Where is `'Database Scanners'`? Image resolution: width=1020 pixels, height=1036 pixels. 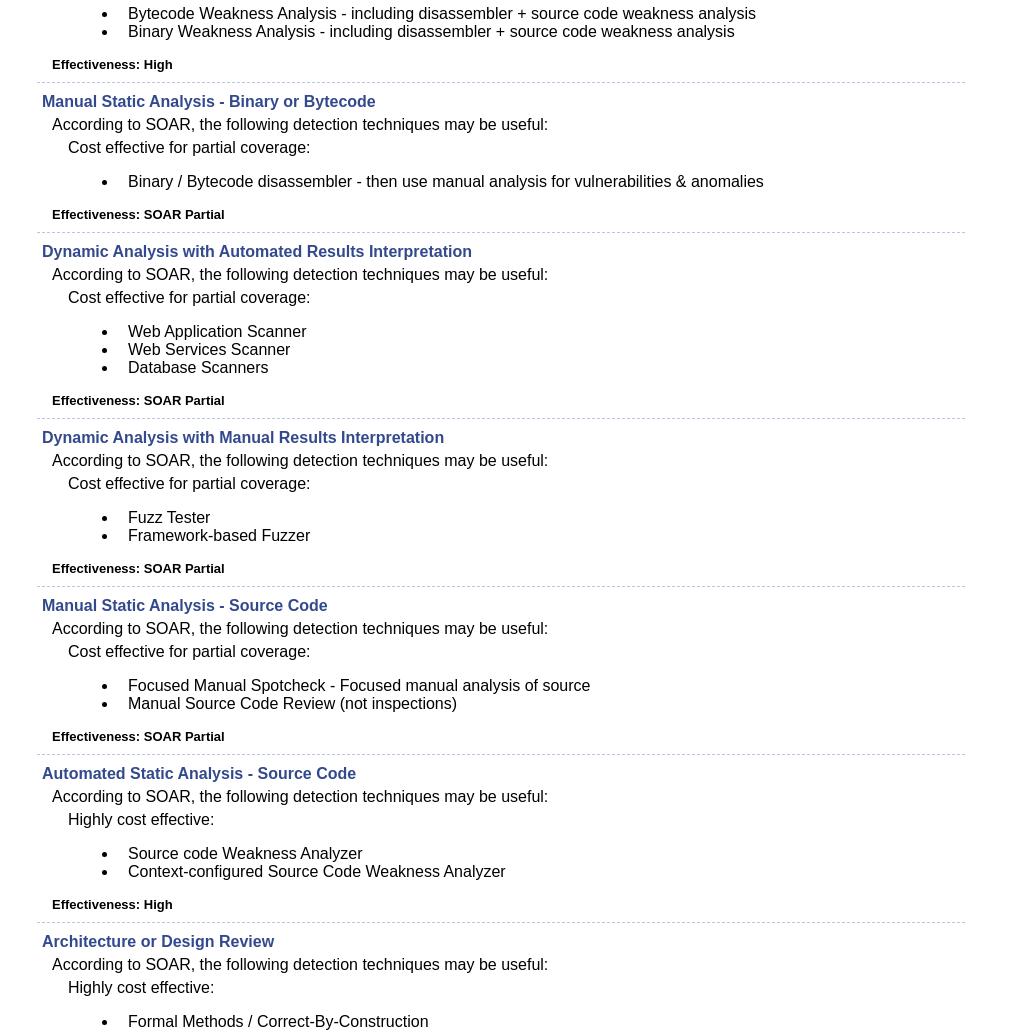
'Database Scanners' is located at coordinates (196, 367).